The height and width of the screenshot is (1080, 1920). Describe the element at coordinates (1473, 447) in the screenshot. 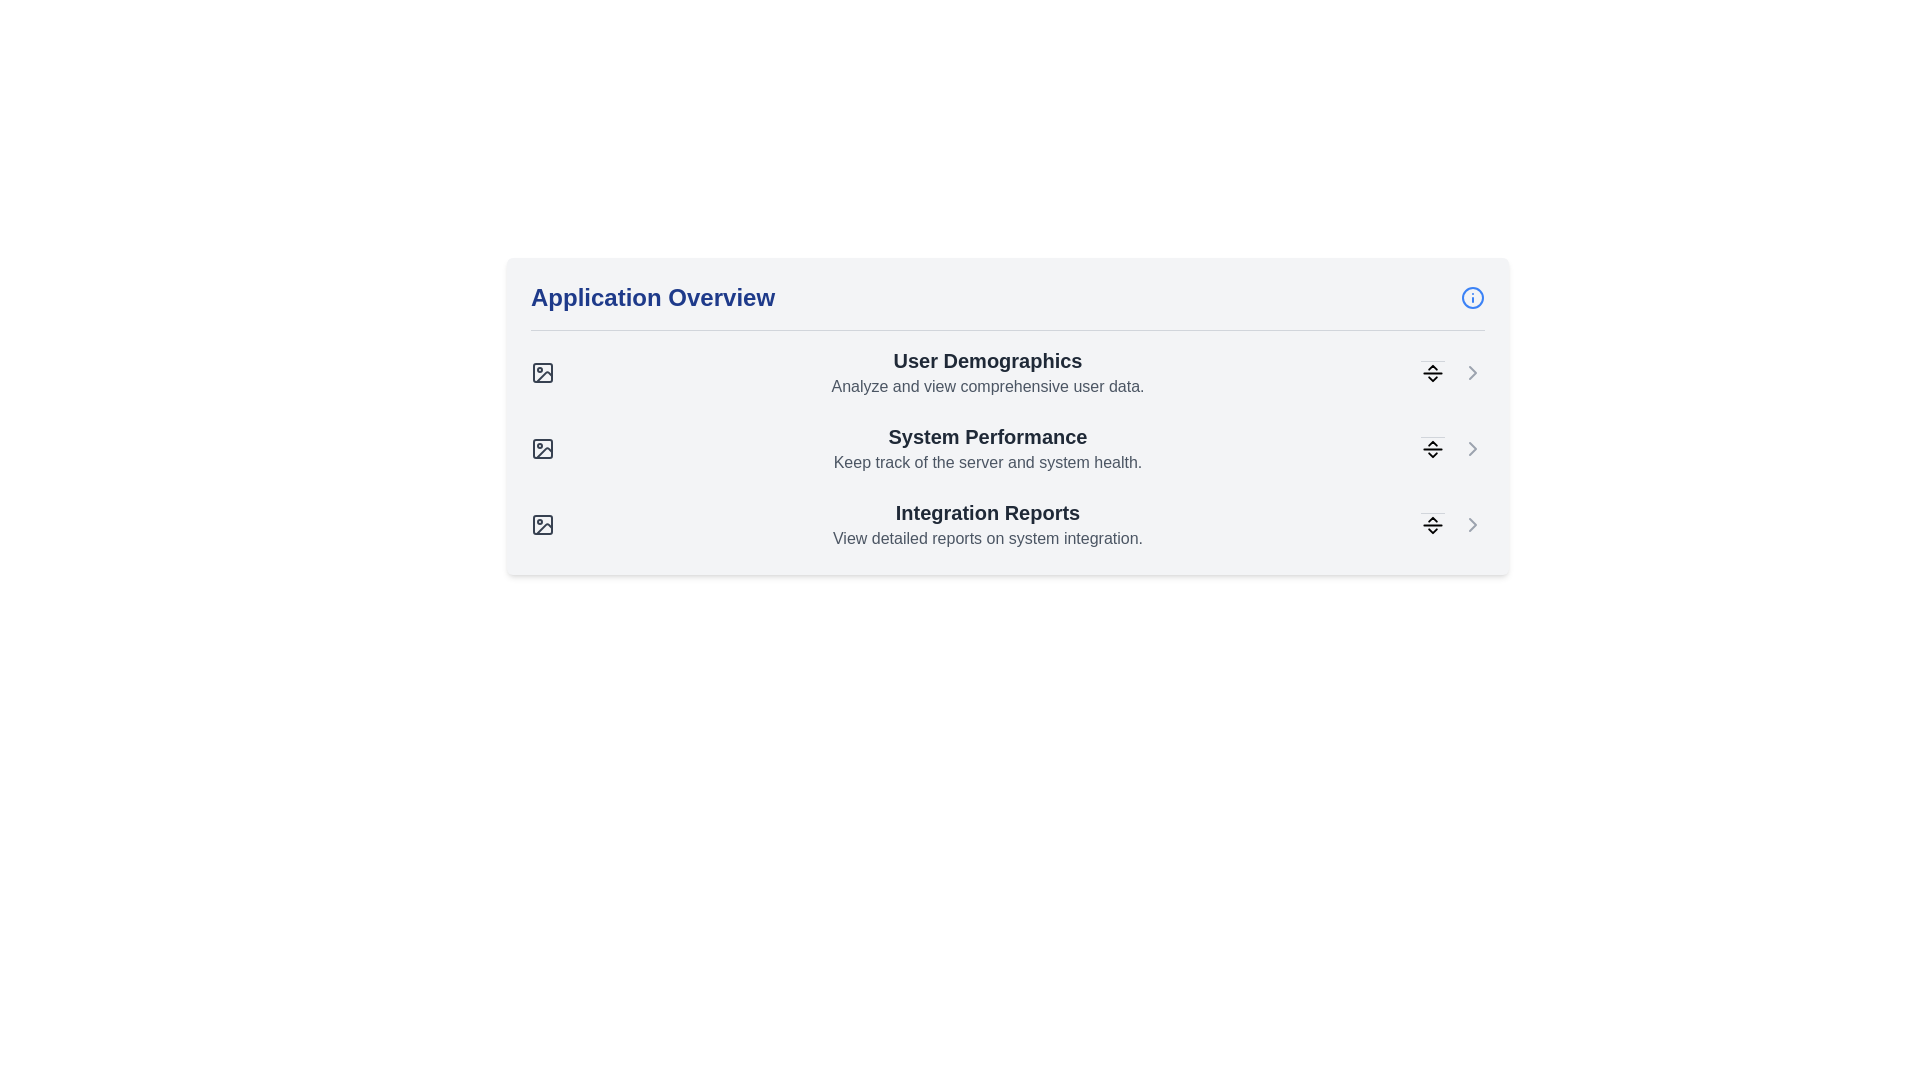

I see `the chevron right icon located at the far-right side of the 'System Performance' entry in the list` at that location.